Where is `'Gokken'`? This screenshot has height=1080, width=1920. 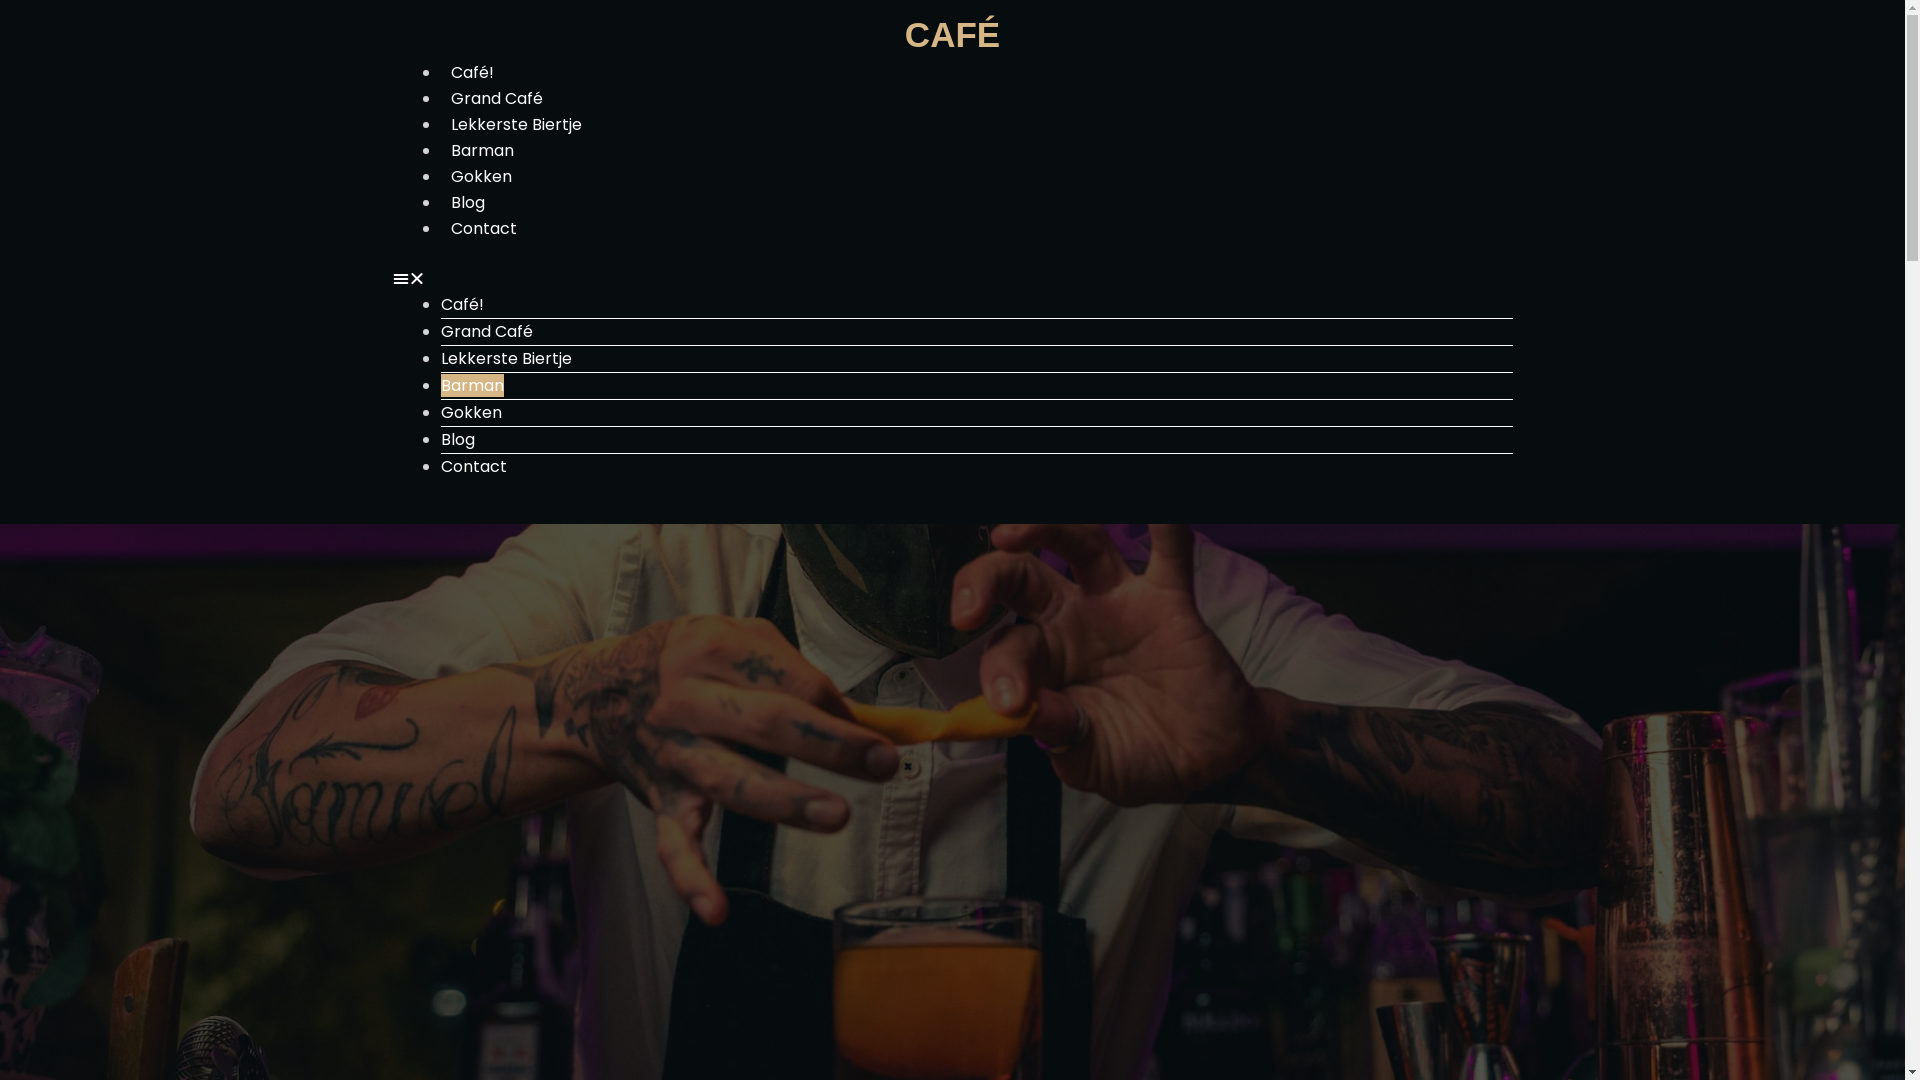 'Gokken' is located at coordinates (469, 411).